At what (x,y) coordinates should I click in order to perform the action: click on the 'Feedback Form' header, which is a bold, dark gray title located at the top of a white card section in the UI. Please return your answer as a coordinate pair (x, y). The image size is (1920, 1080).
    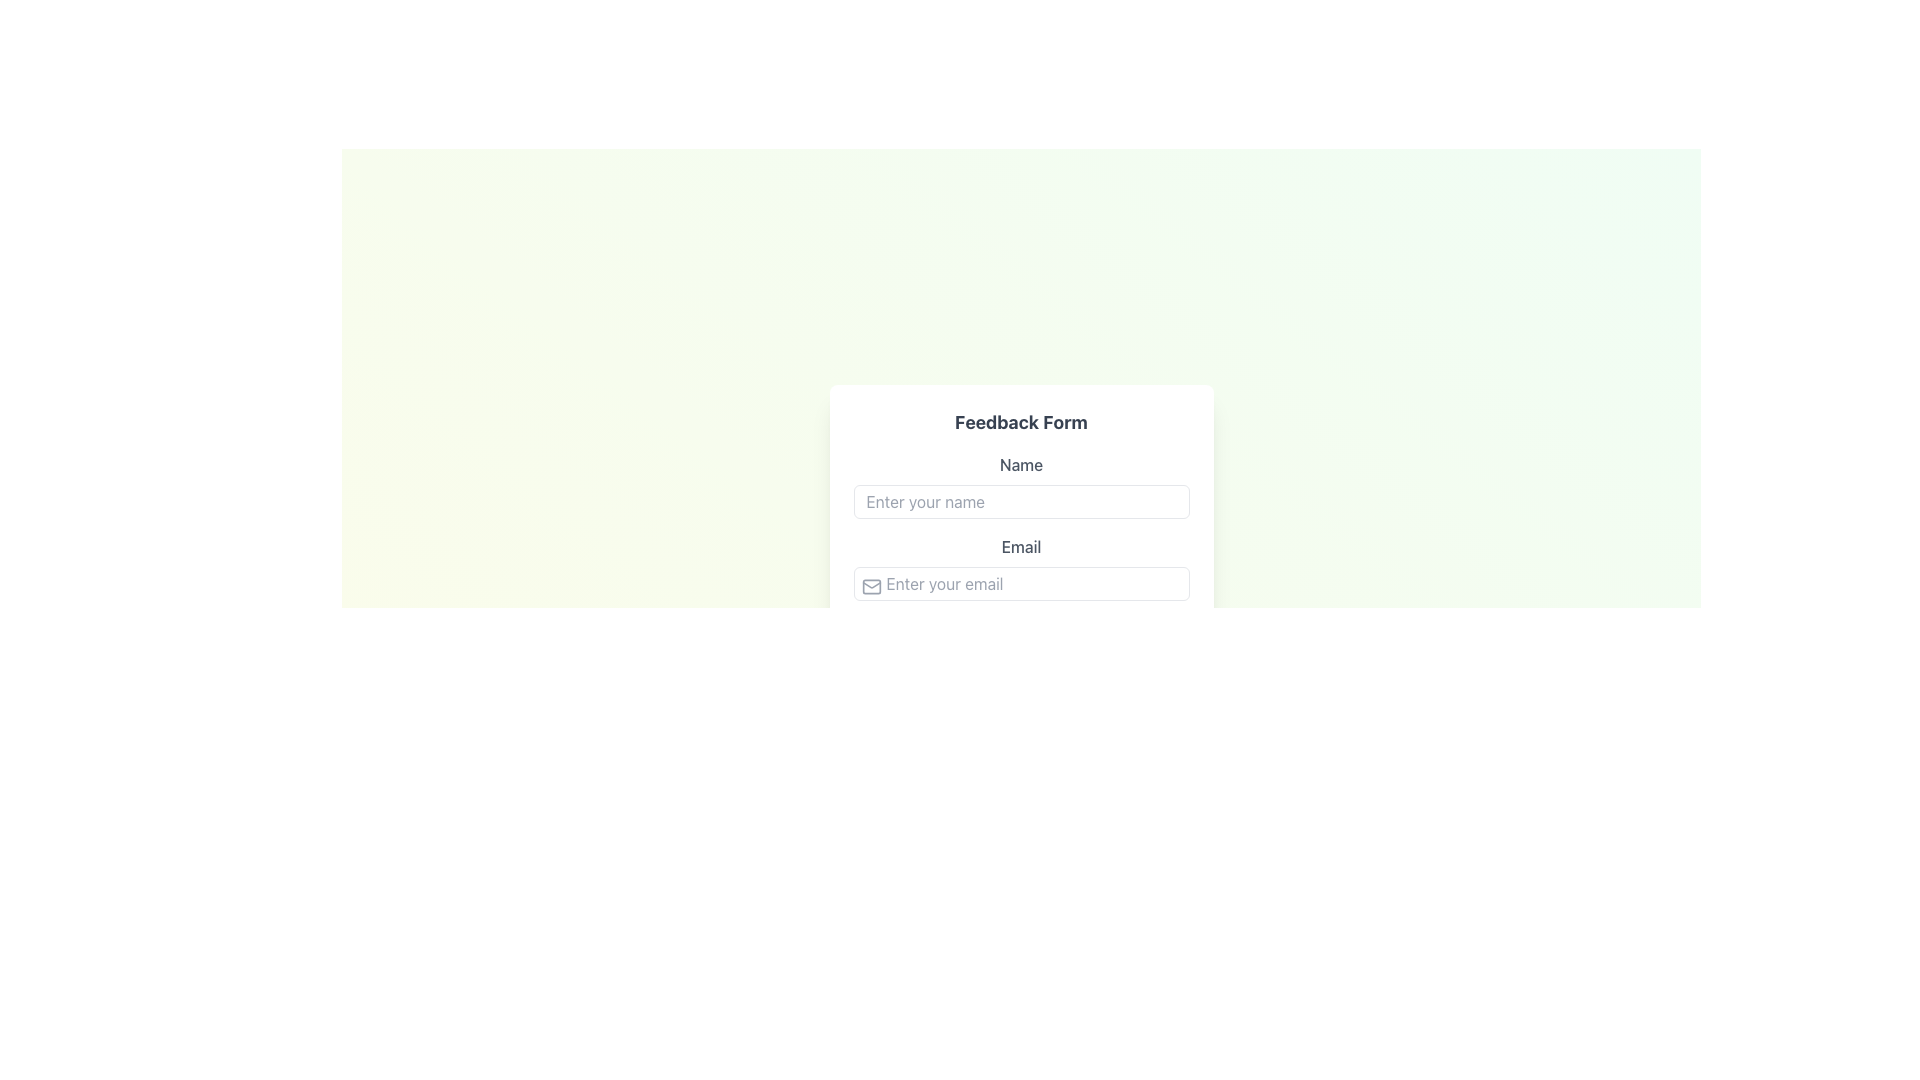
    Looking at the image, I should click on (1021, 422).